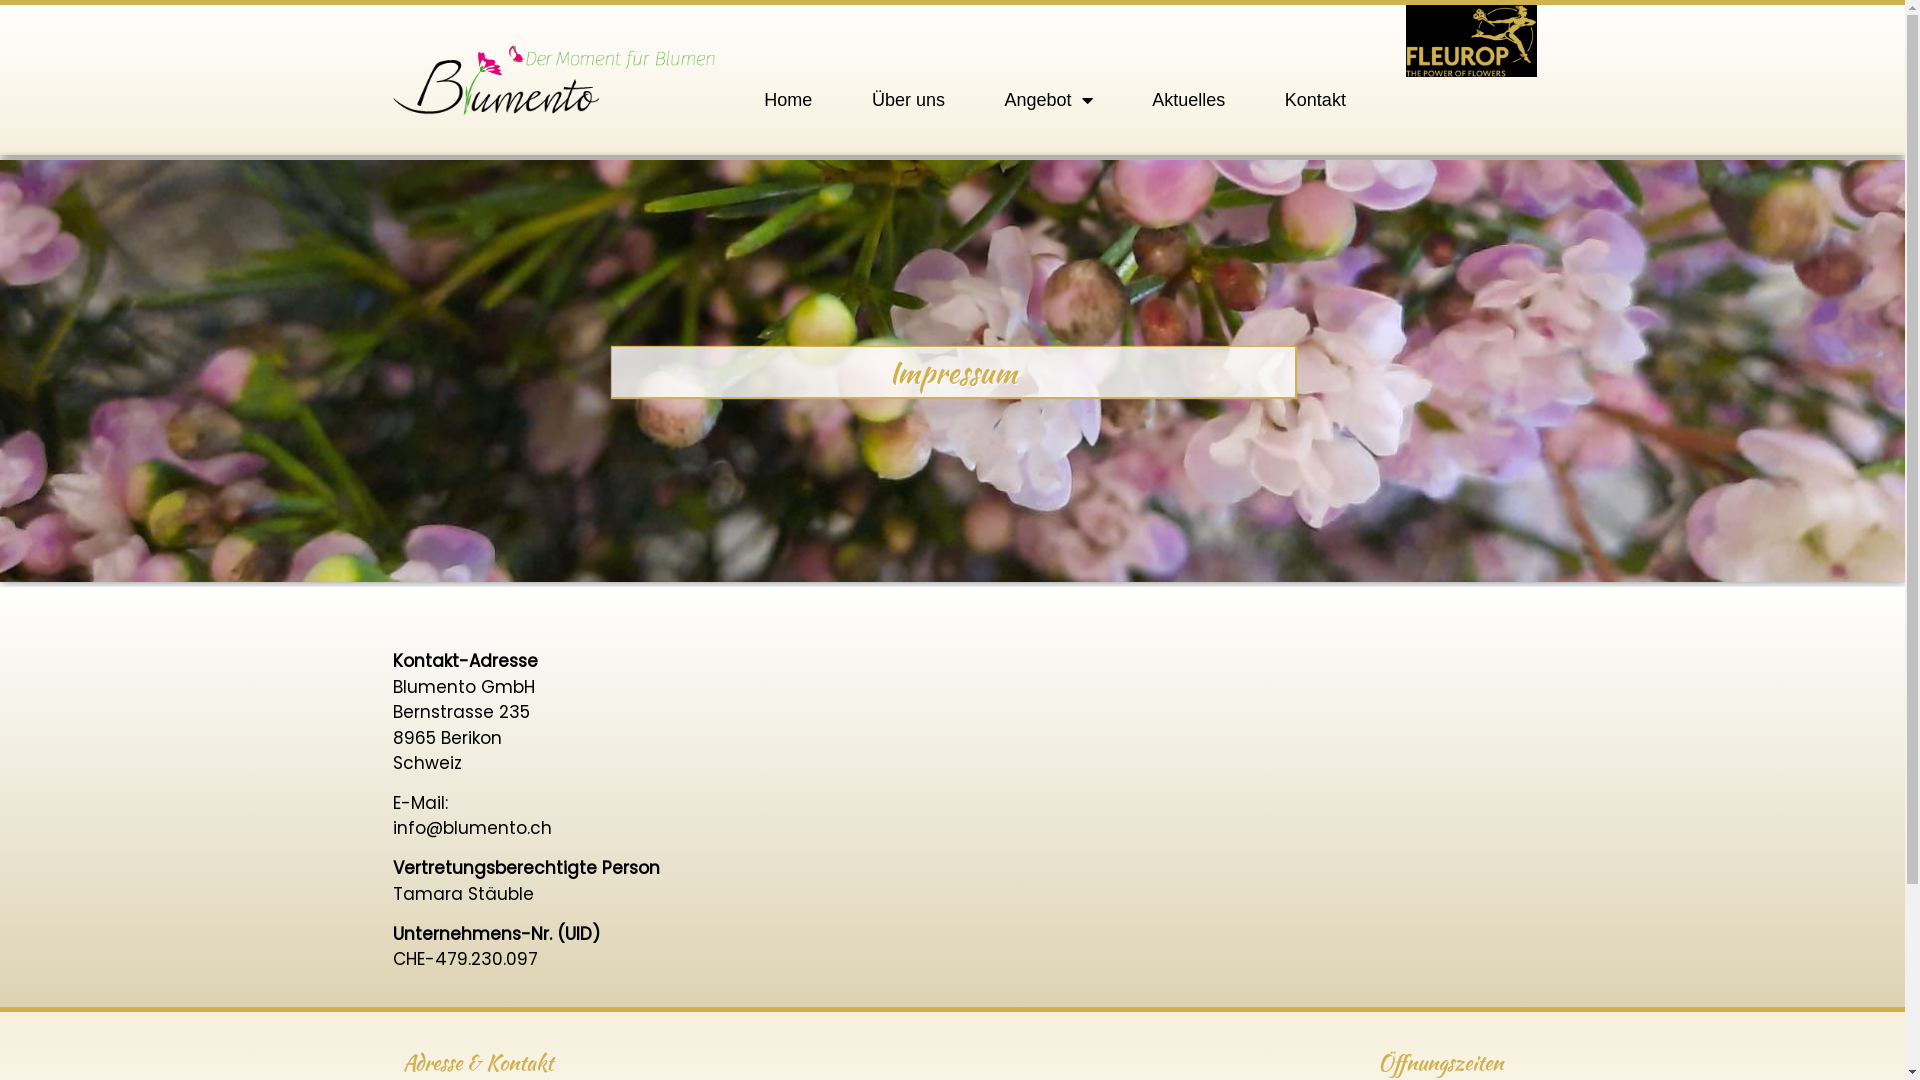  I want to click on 'Kontakt', so click(1315, 100).